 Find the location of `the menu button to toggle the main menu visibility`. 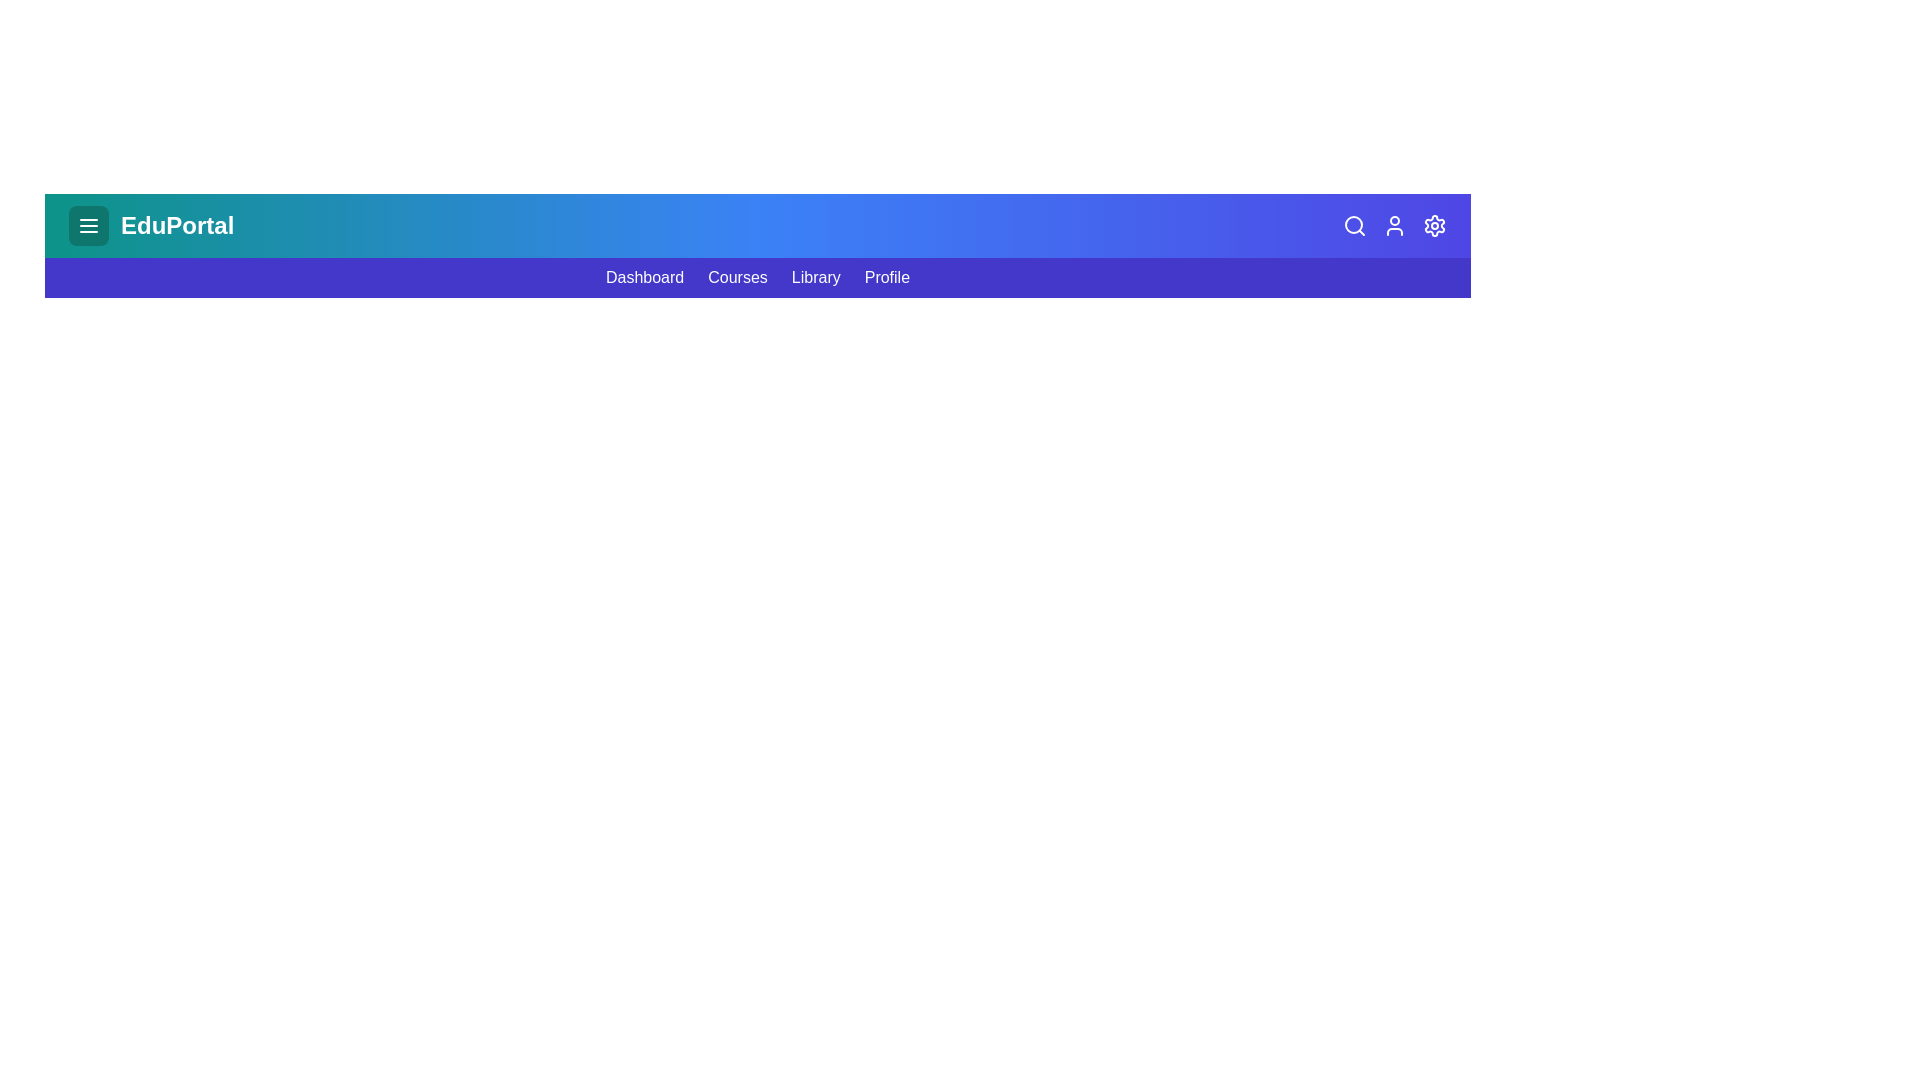

the menu button to toggle the main menu visibility is located at coordinates (88, 225).